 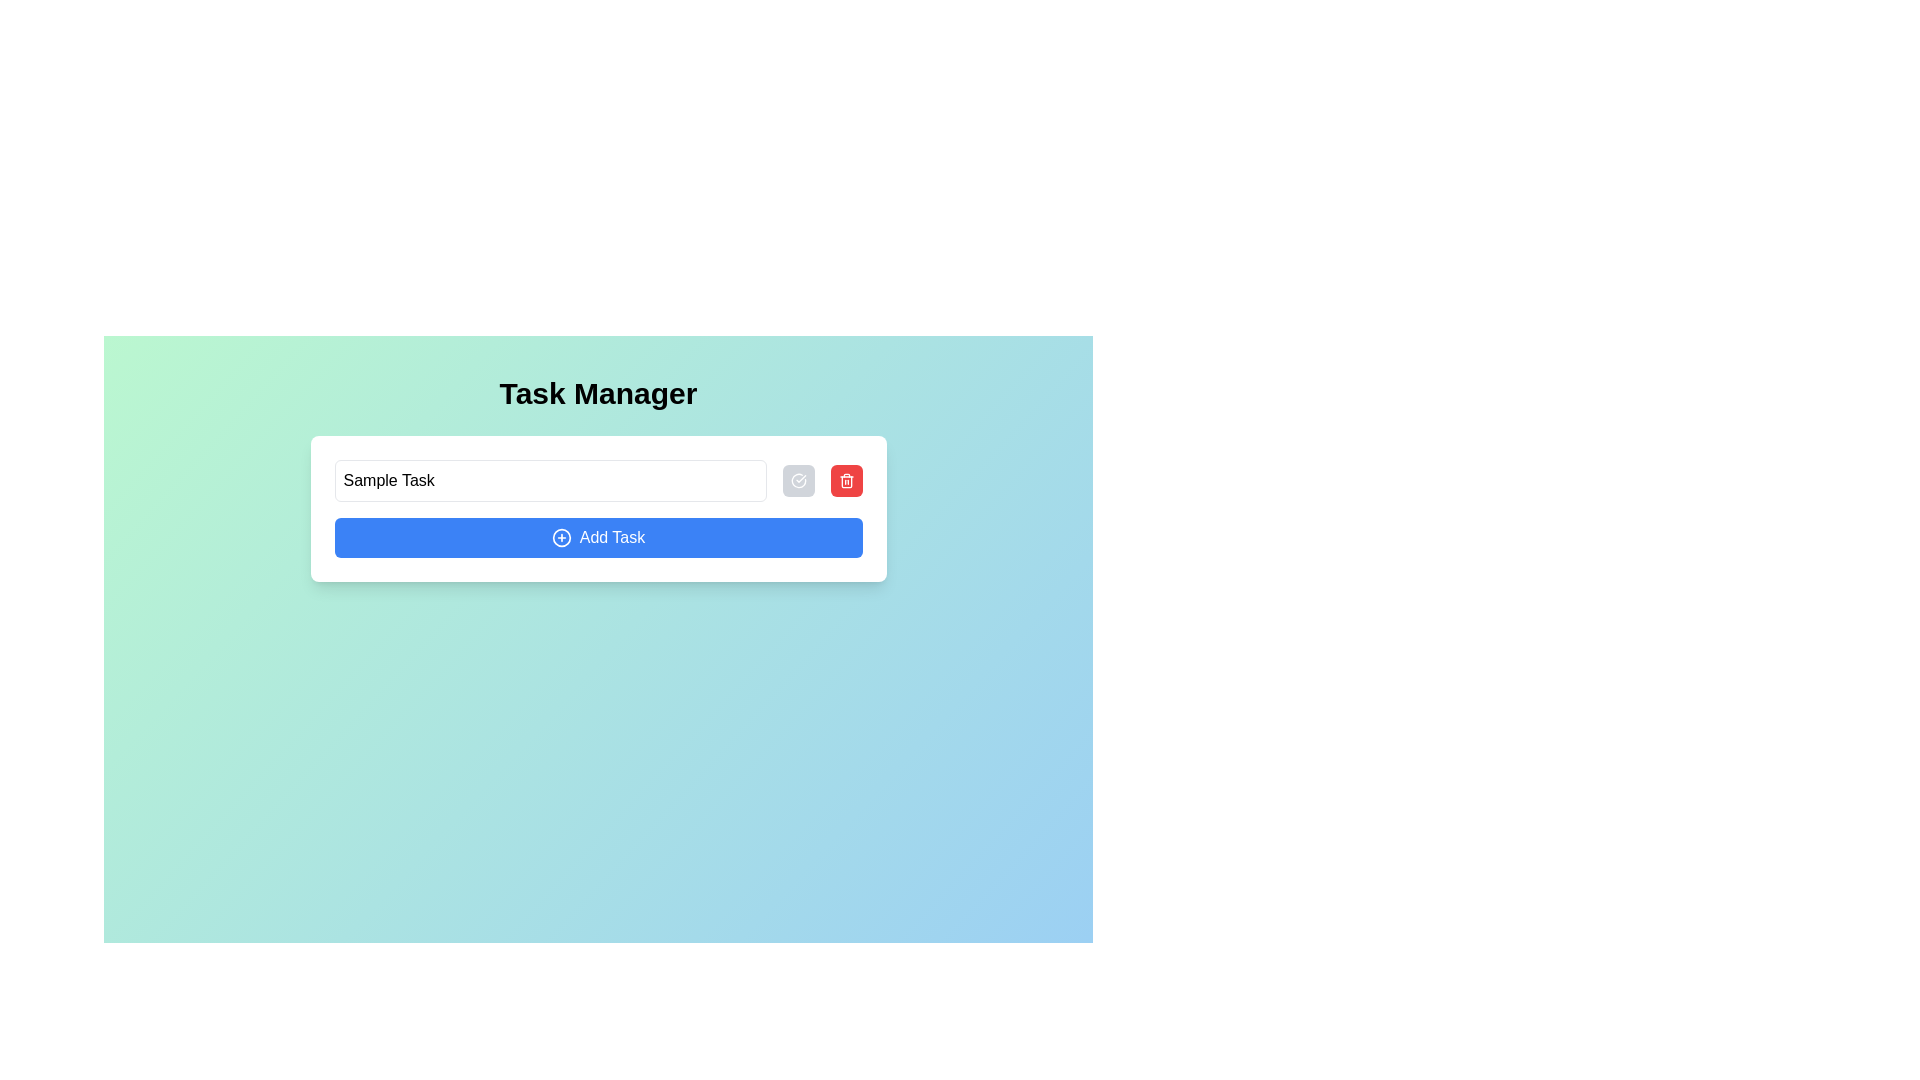 I want to click on the circular checkmark icon located on the right side of the task entry field, so click(x=797, y=481).